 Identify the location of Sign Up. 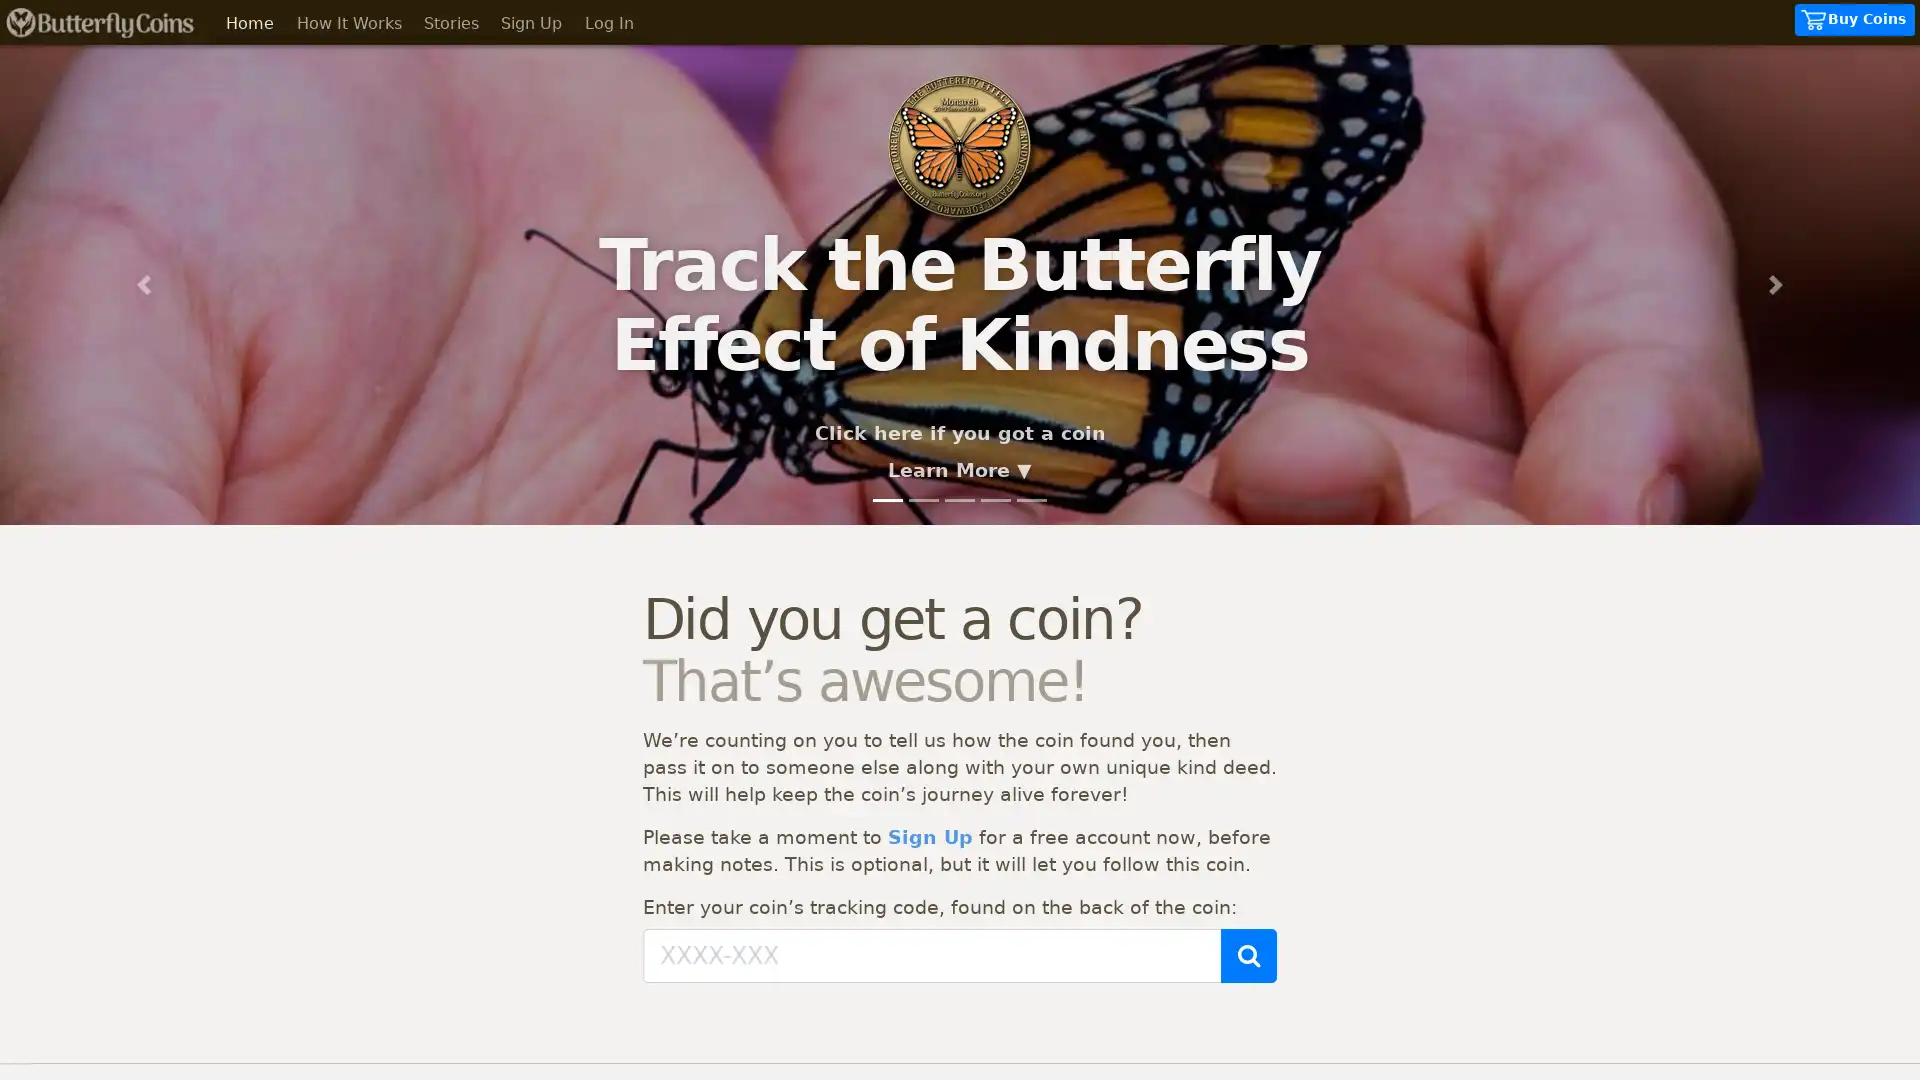
(531, 22).